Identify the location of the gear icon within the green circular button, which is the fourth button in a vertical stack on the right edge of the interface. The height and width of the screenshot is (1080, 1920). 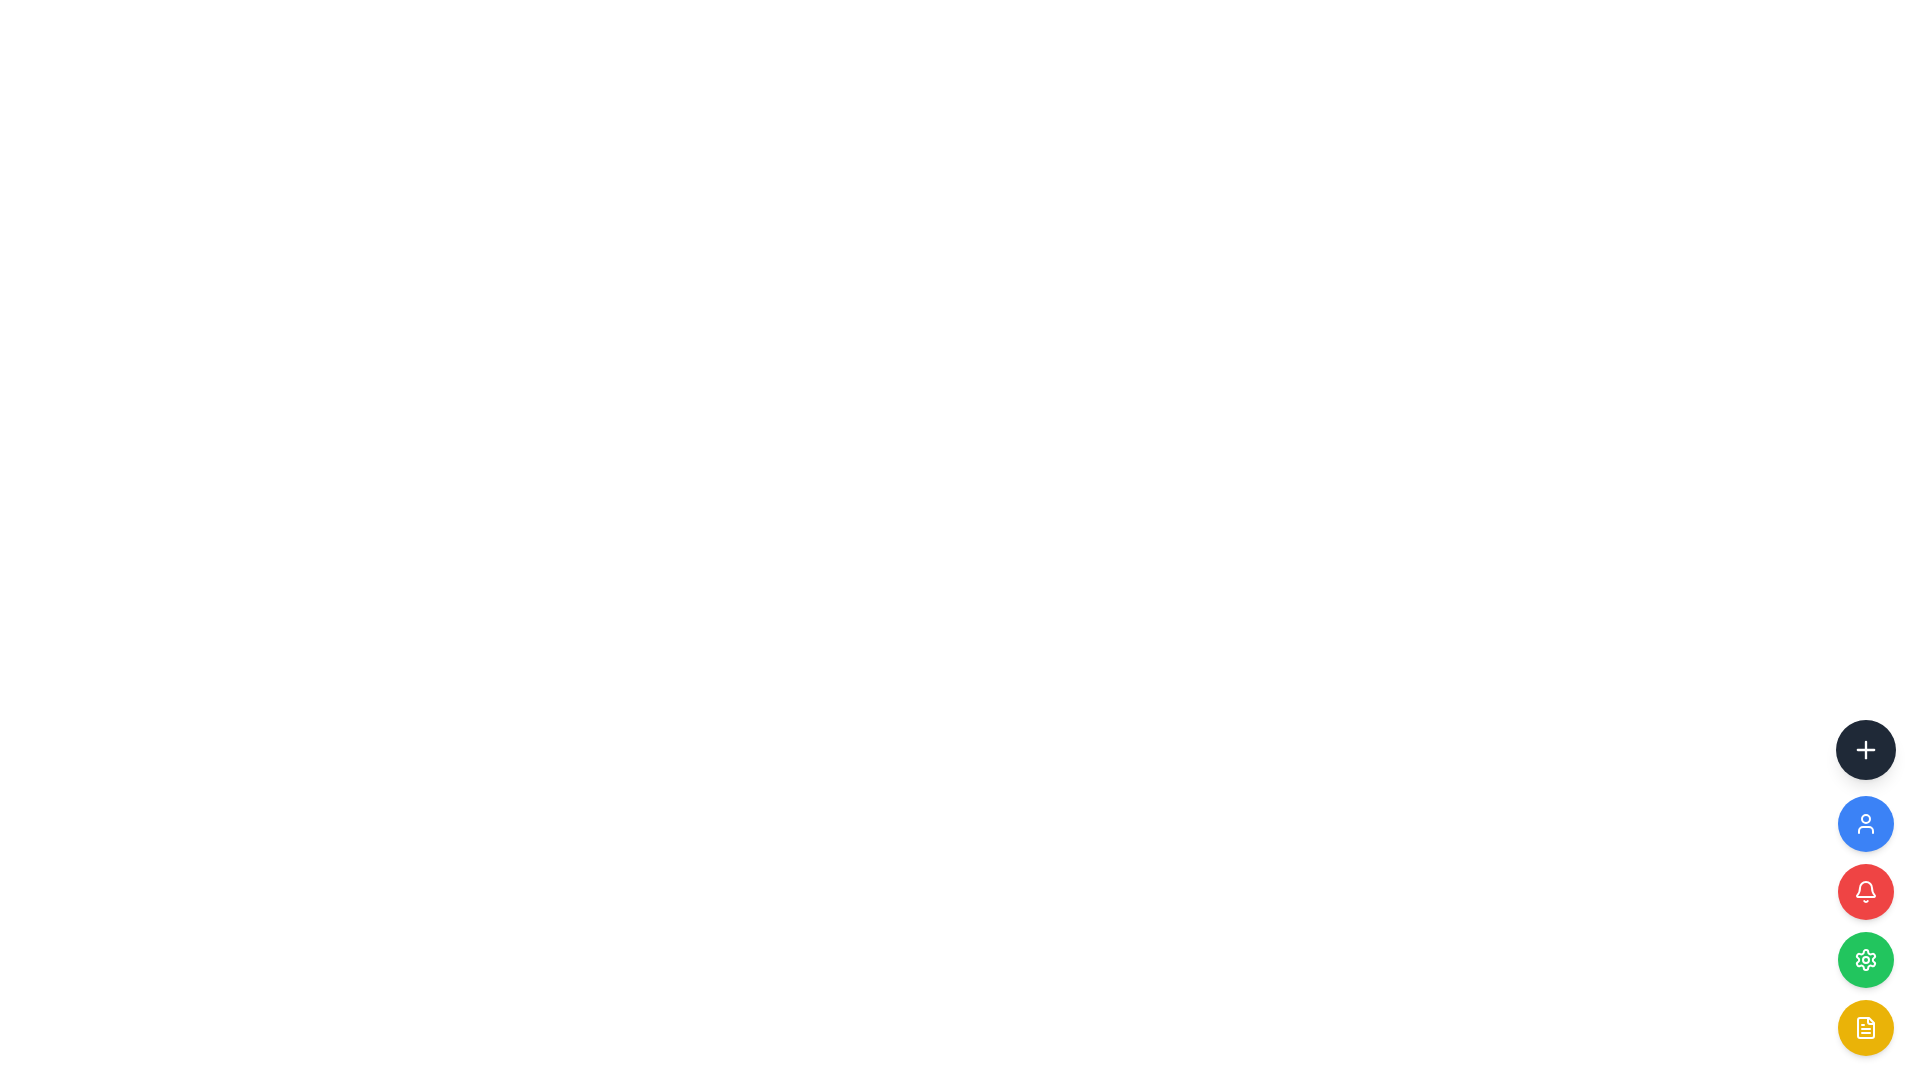
(1865, 959).